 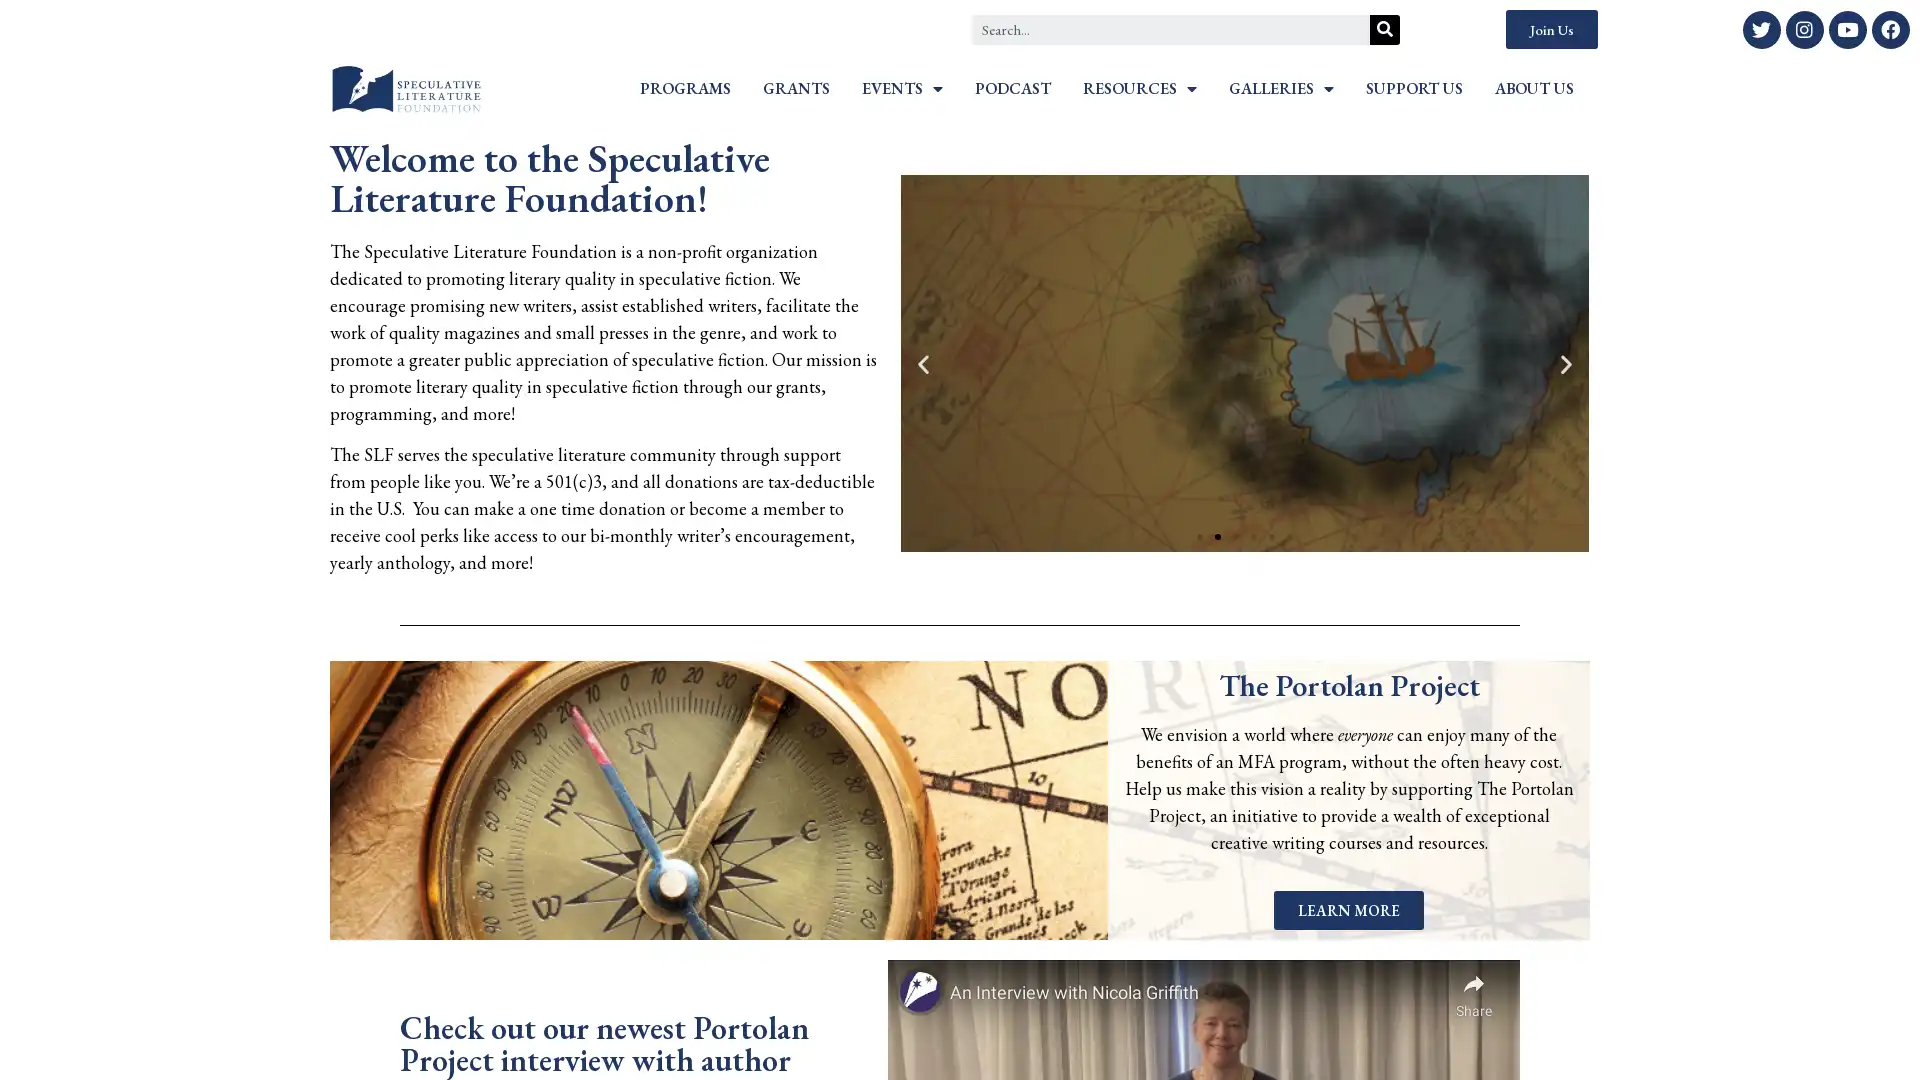 I want to click on Go to slide 6, so click(x=1290, y=535).